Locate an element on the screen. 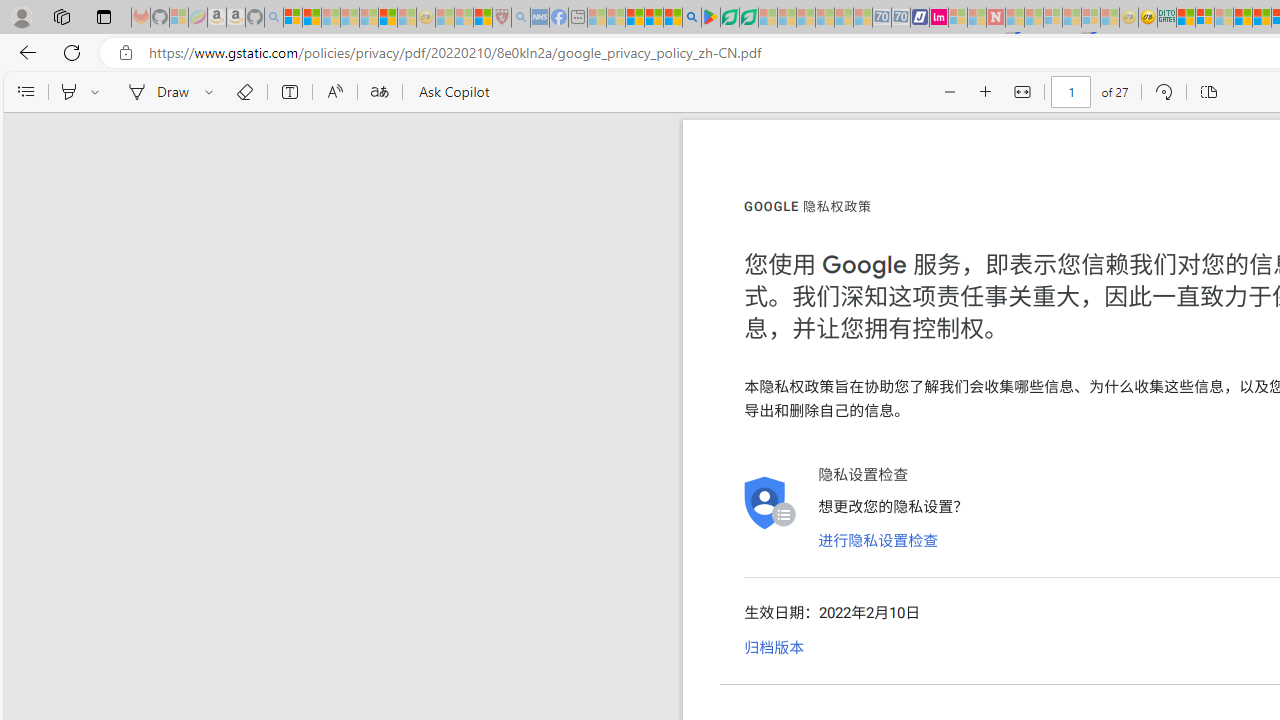 This screenshot has height=720, width=1280. 'Zoom in (Ctrl+Plus key)' is located at coordinates (986, 92).